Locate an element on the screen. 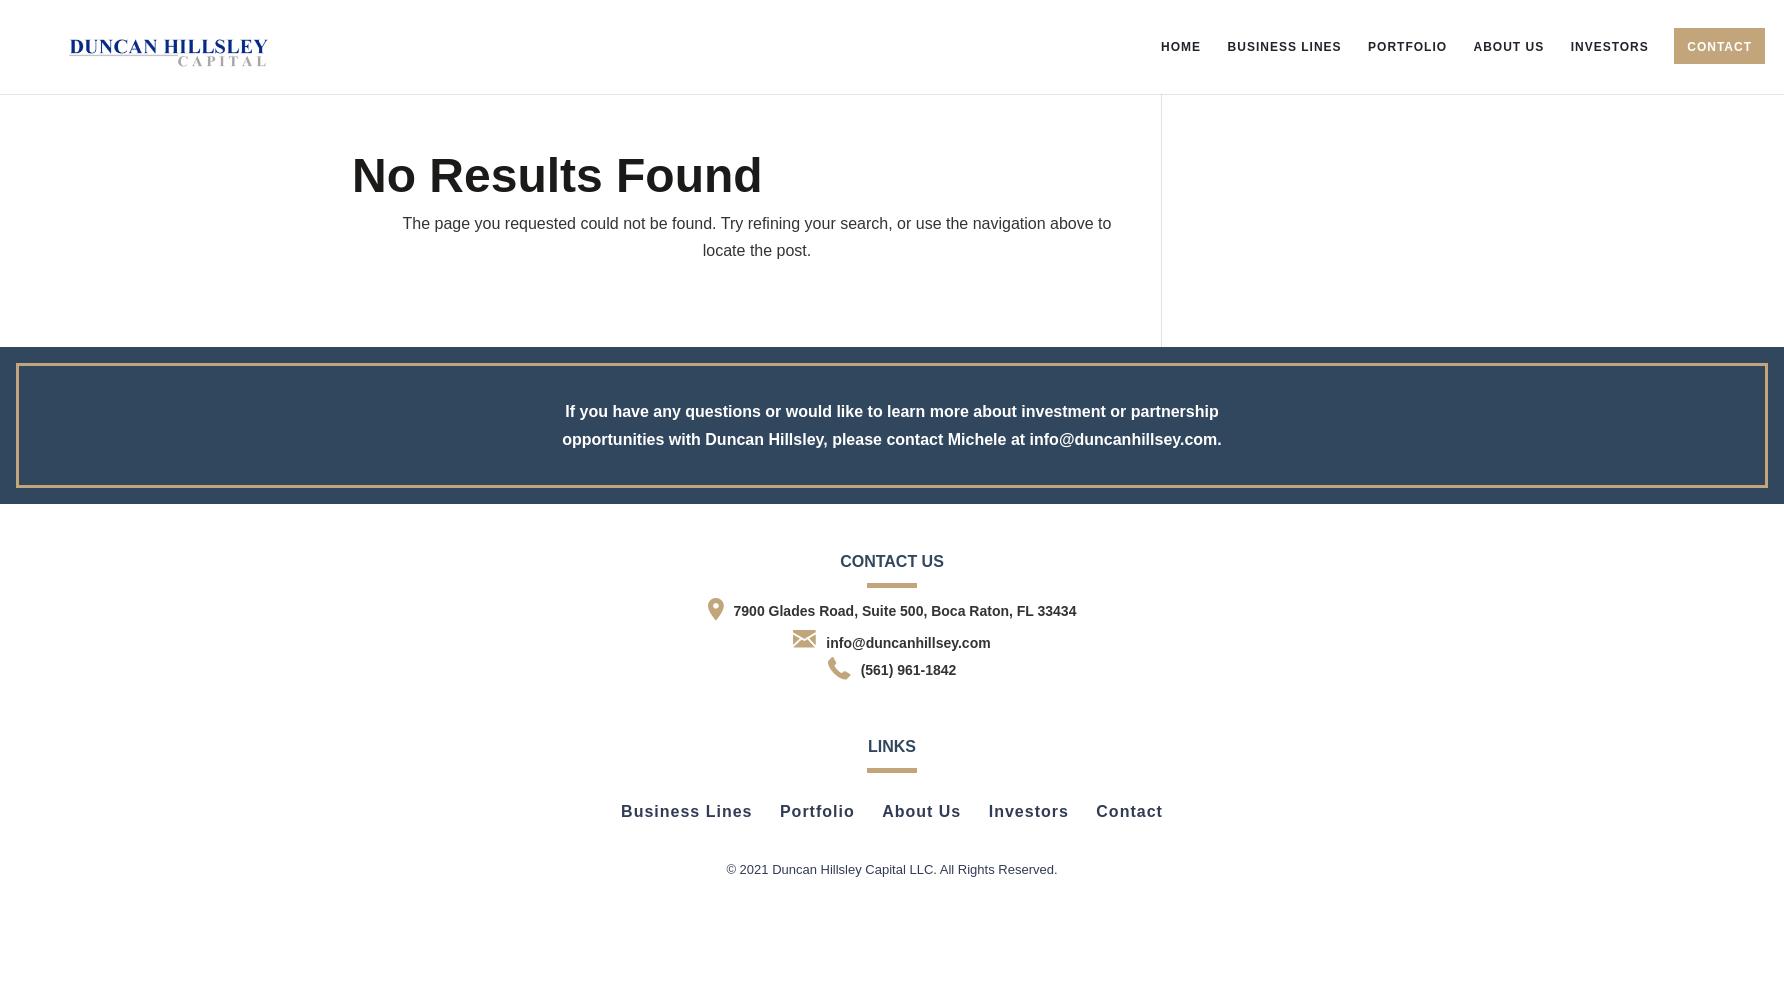 Image resolution: width=1784 pixels, height=1000 pixels. 'The page you requested could not be found. Try refining your search, or use the navigation above to locate the post.' is located at coordinates (756, 236).